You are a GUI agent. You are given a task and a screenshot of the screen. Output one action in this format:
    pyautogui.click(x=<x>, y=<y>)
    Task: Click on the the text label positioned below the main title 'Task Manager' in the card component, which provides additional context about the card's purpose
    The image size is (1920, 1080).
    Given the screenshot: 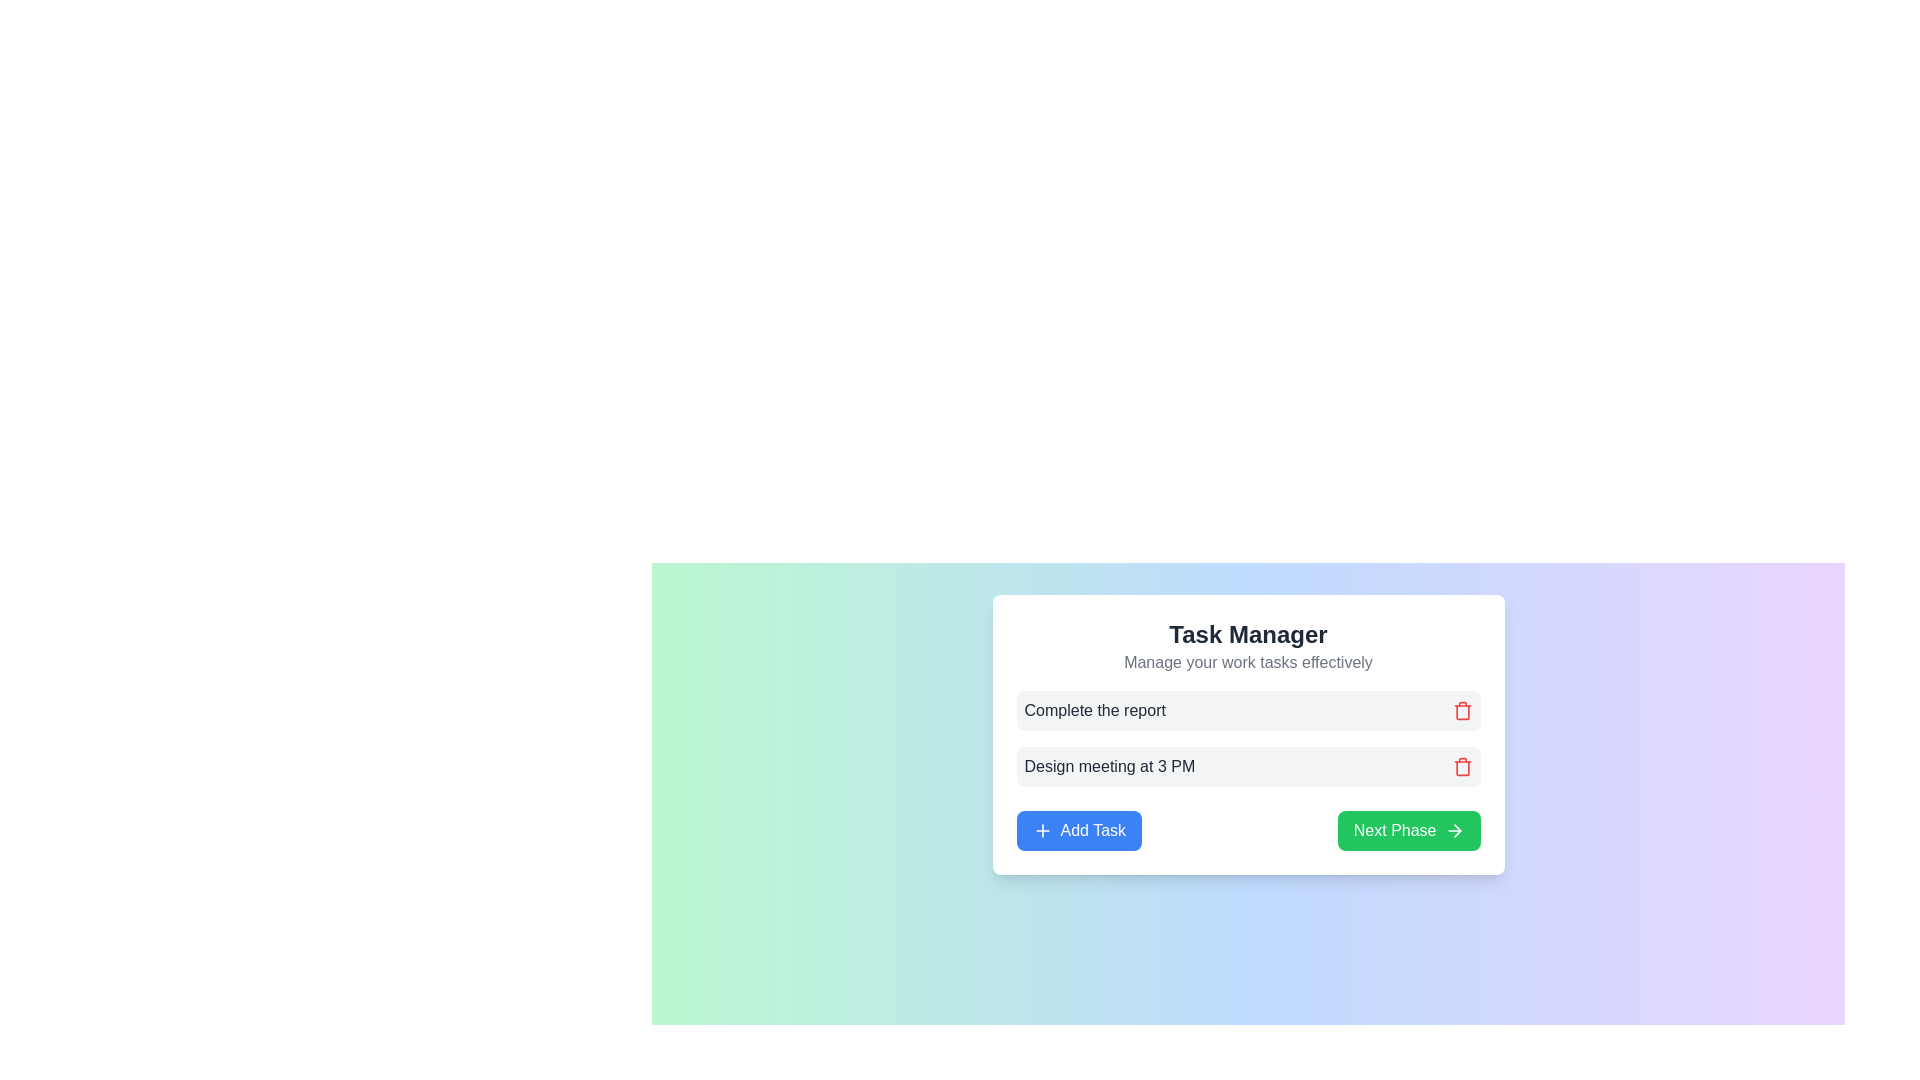 What is the action you would take?
    pyautogui.click(x=1247, y=663)
    